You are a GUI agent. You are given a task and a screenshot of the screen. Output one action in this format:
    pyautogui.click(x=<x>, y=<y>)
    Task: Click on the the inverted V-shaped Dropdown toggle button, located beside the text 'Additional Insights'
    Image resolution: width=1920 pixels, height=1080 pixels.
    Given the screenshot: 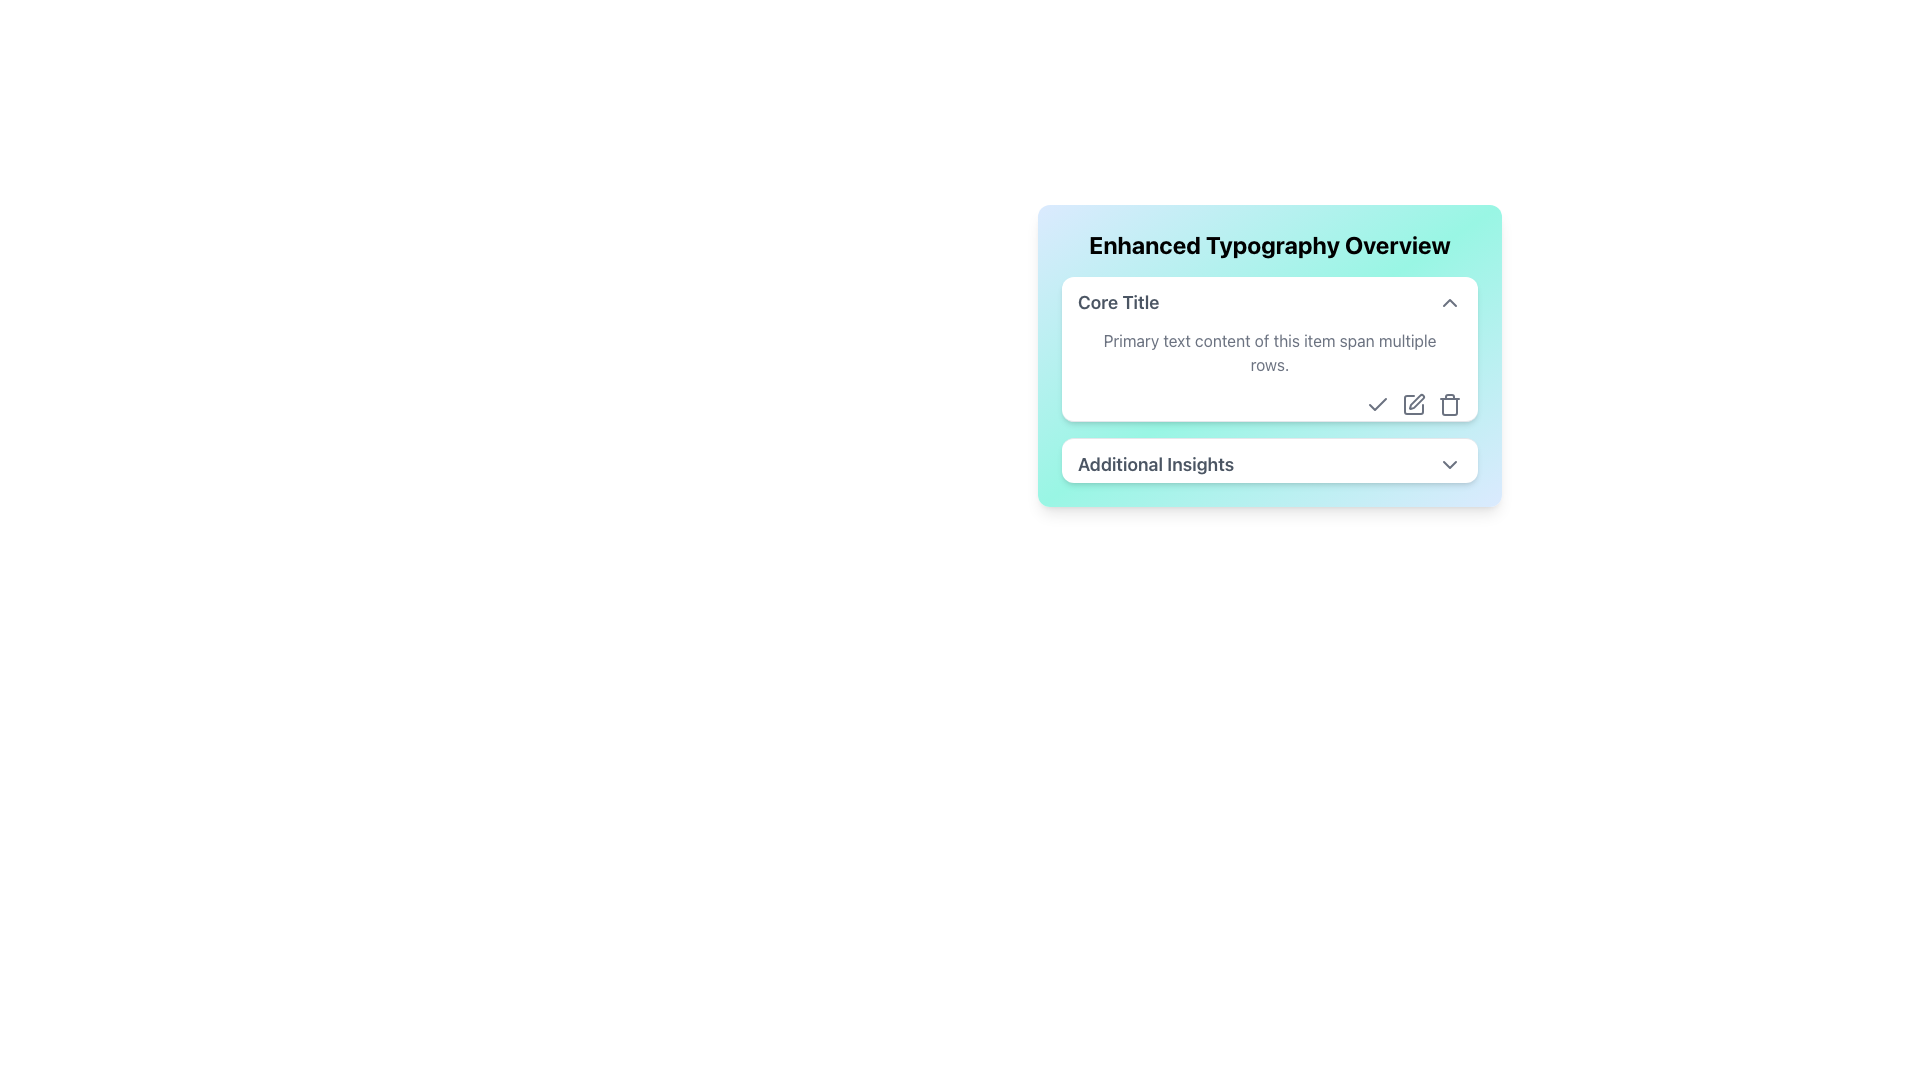 What is the action you would take?
    pyautogui.click(x=1449, y=465)
    